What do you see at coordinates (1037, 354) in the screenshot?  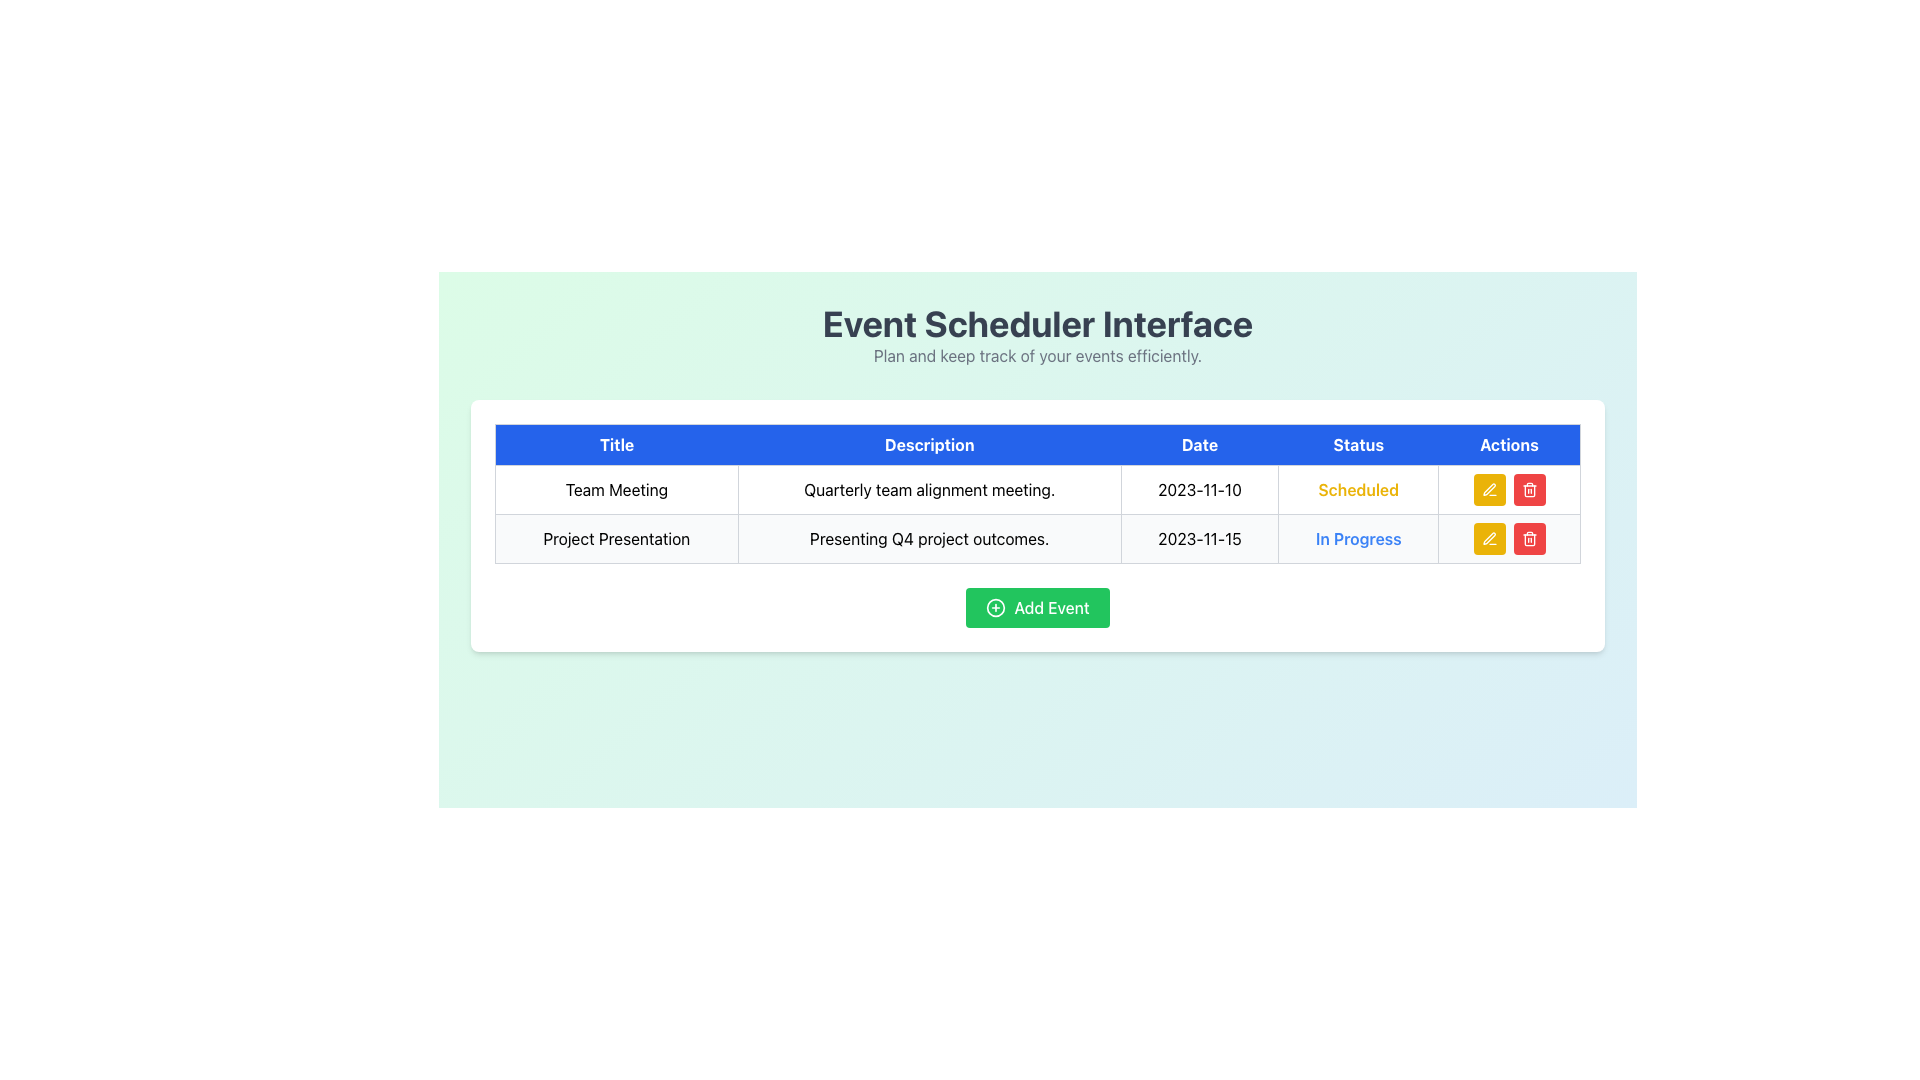 I see `the static text element located directly below the header text 'Event Scheduler Interface'` at bounding box center [1037, 354].